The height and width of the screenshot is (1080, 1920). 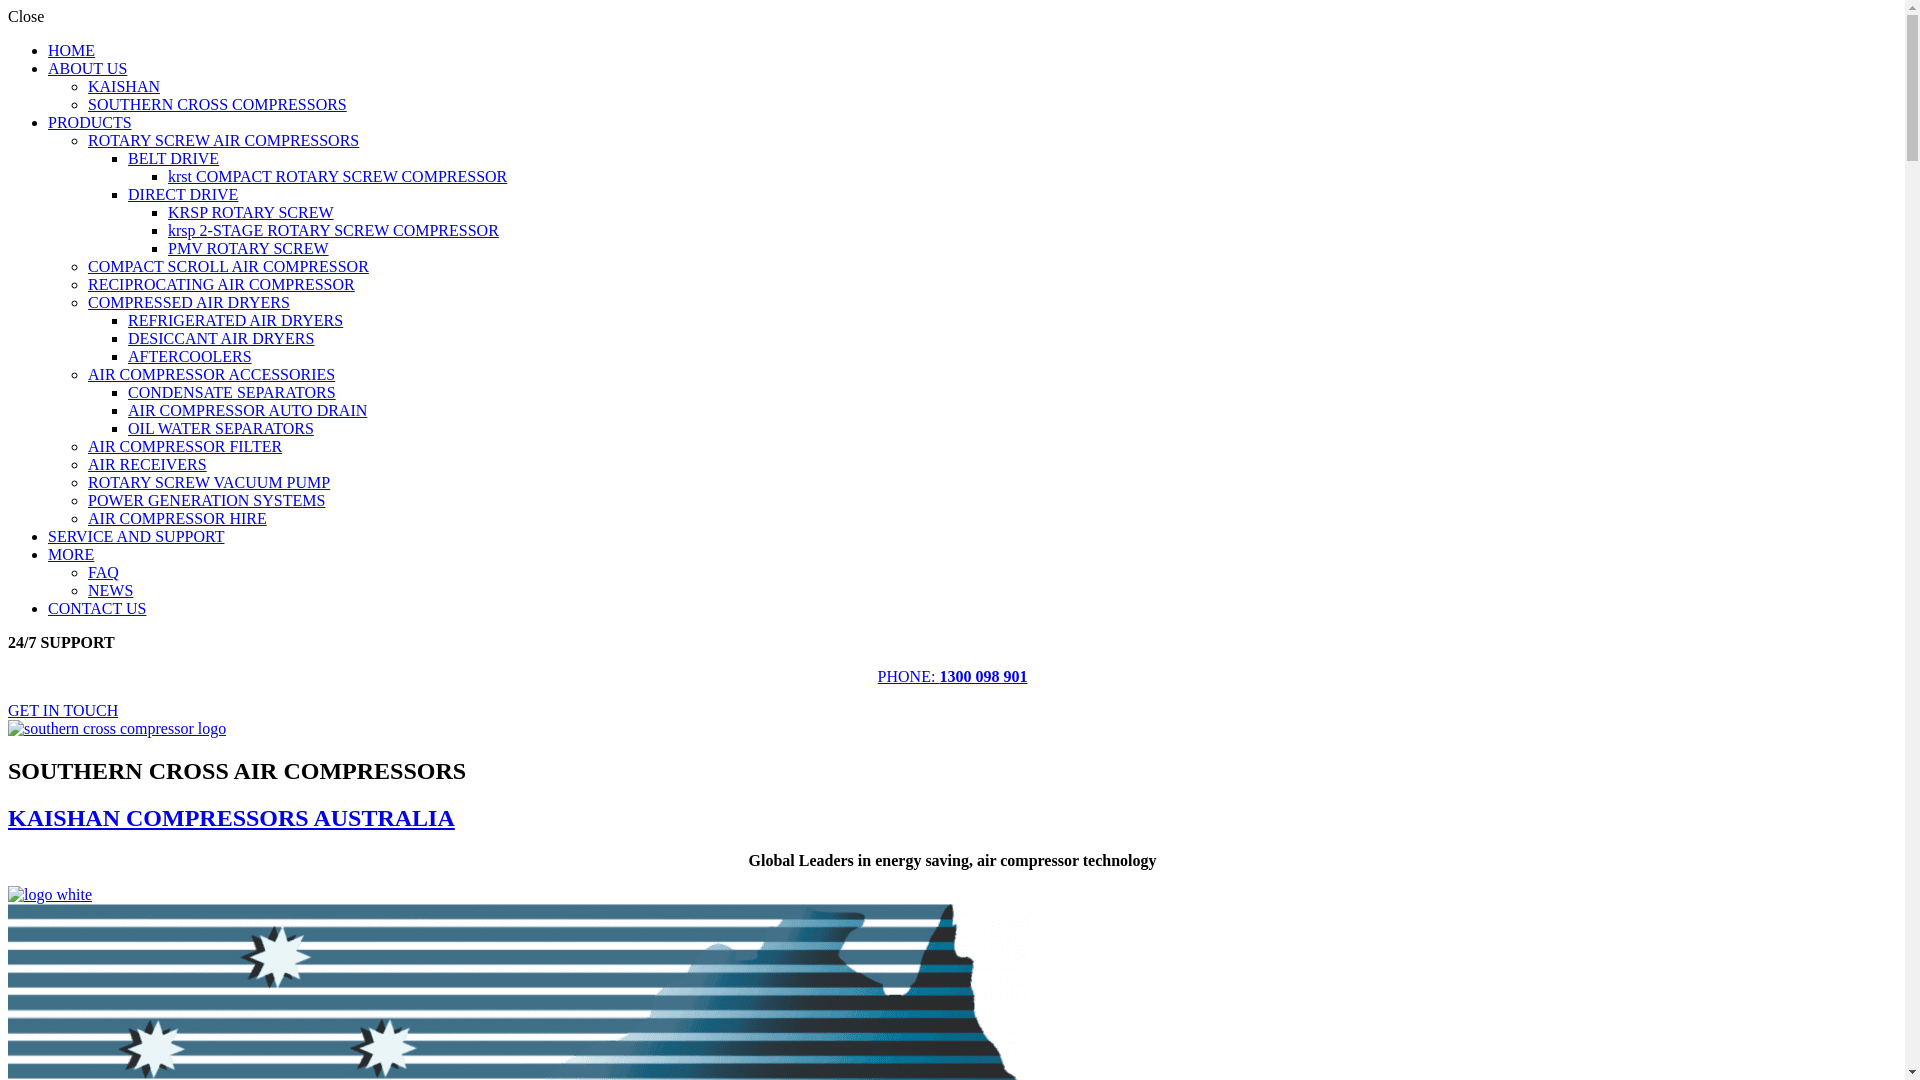 I want to click on 'RECIPROCATING AIR COMPRESSOR', so click(x=221, y=284).